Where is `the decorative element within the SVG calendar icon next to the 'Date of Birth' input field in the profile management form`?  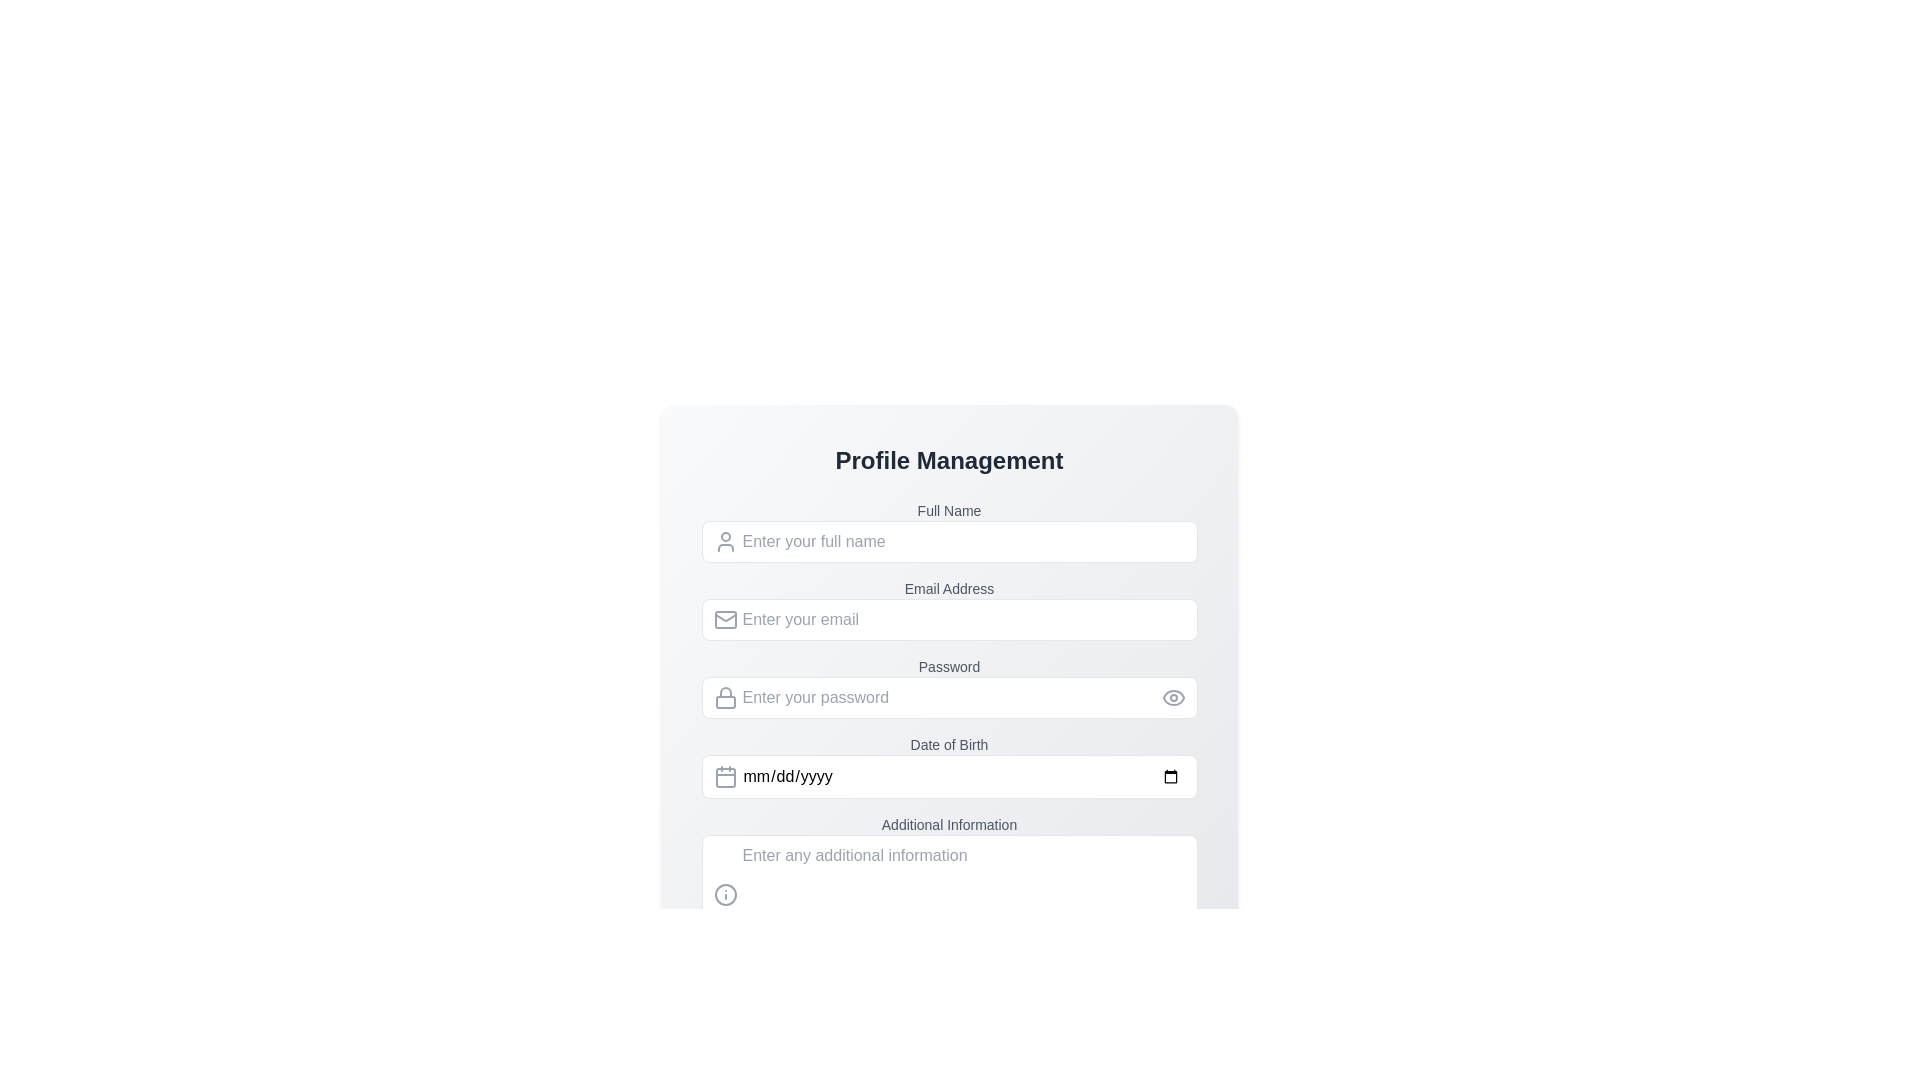 the decorative element within the SVG calendar icon next to the 'Date of Birth' input field in the profile management form is located at coordinates (724, 777).